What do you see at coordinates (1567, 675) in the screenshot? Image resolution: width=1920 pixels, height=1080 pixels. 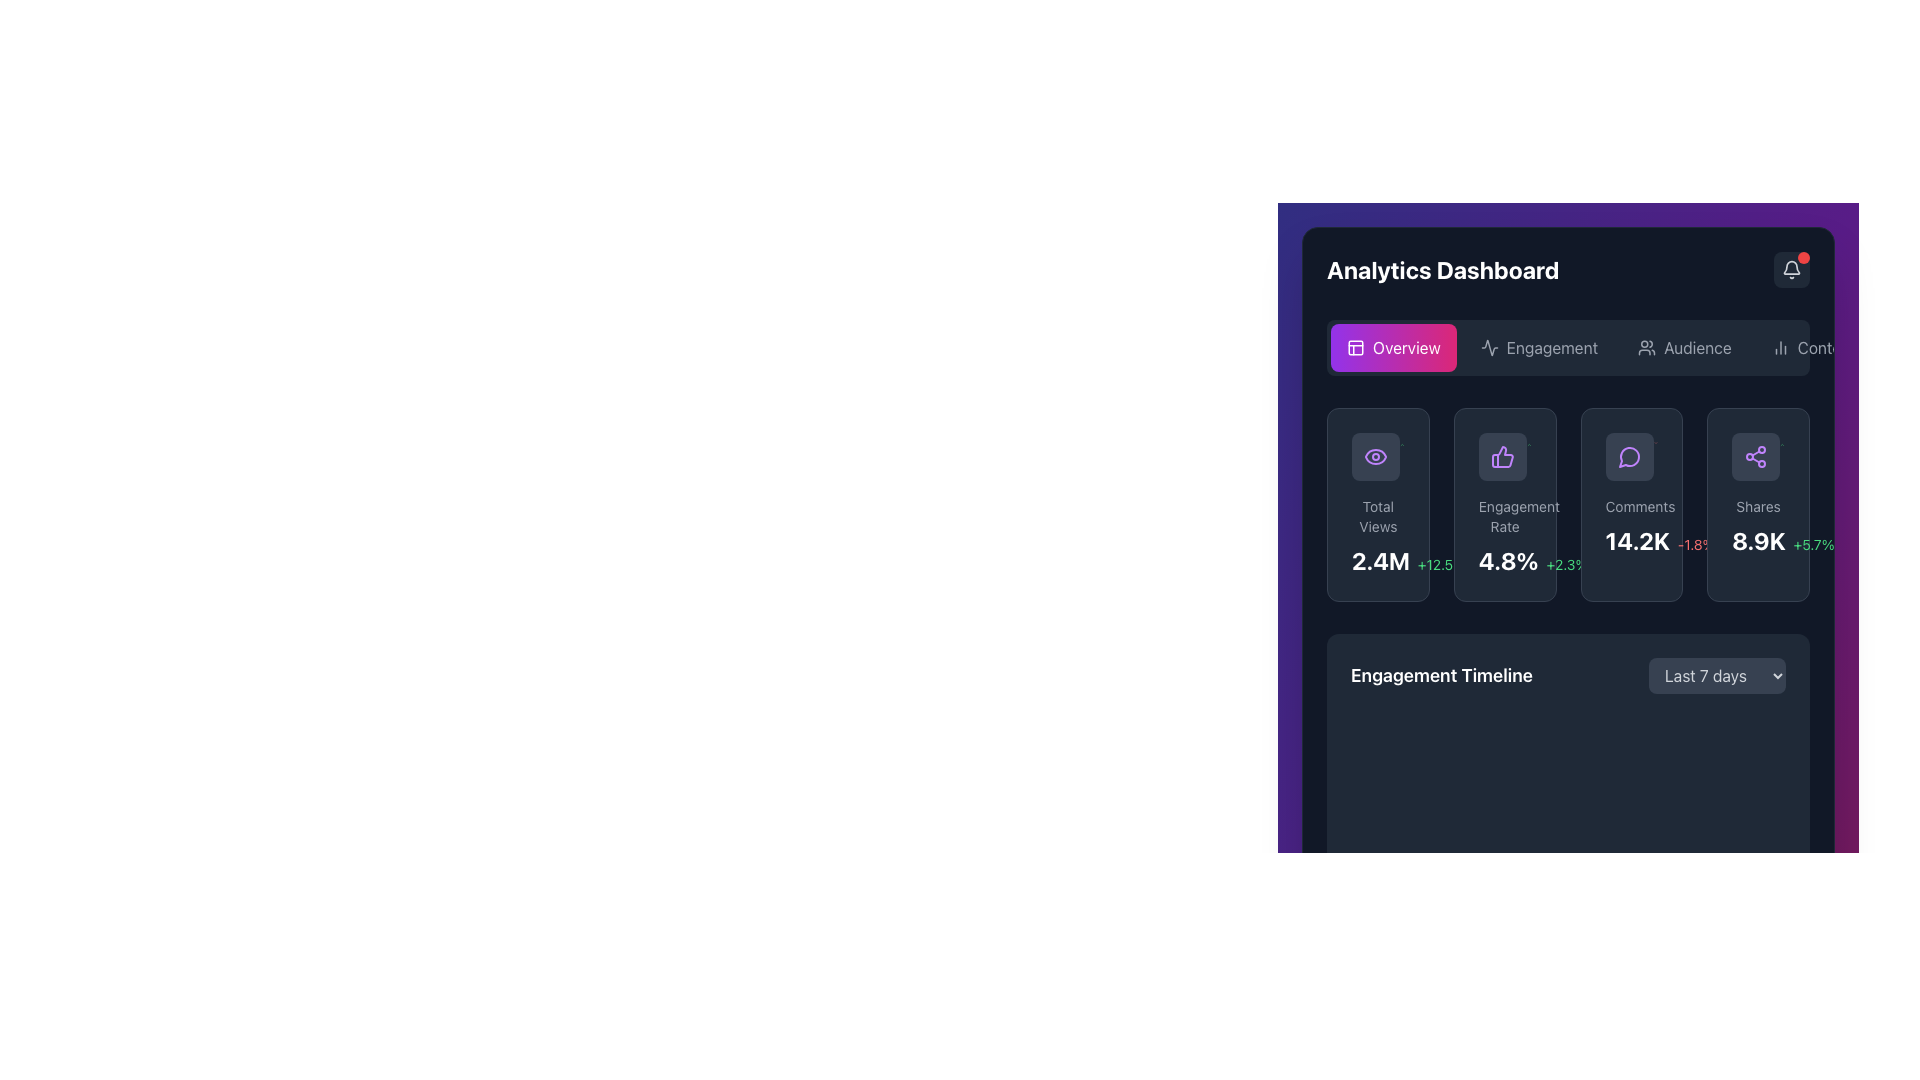 I see `the group containing the title 'Engagement Timeline' and the dropdown menu, which is centrally located beneath the metrics summary tiles` at bounding box center [1567, 675].